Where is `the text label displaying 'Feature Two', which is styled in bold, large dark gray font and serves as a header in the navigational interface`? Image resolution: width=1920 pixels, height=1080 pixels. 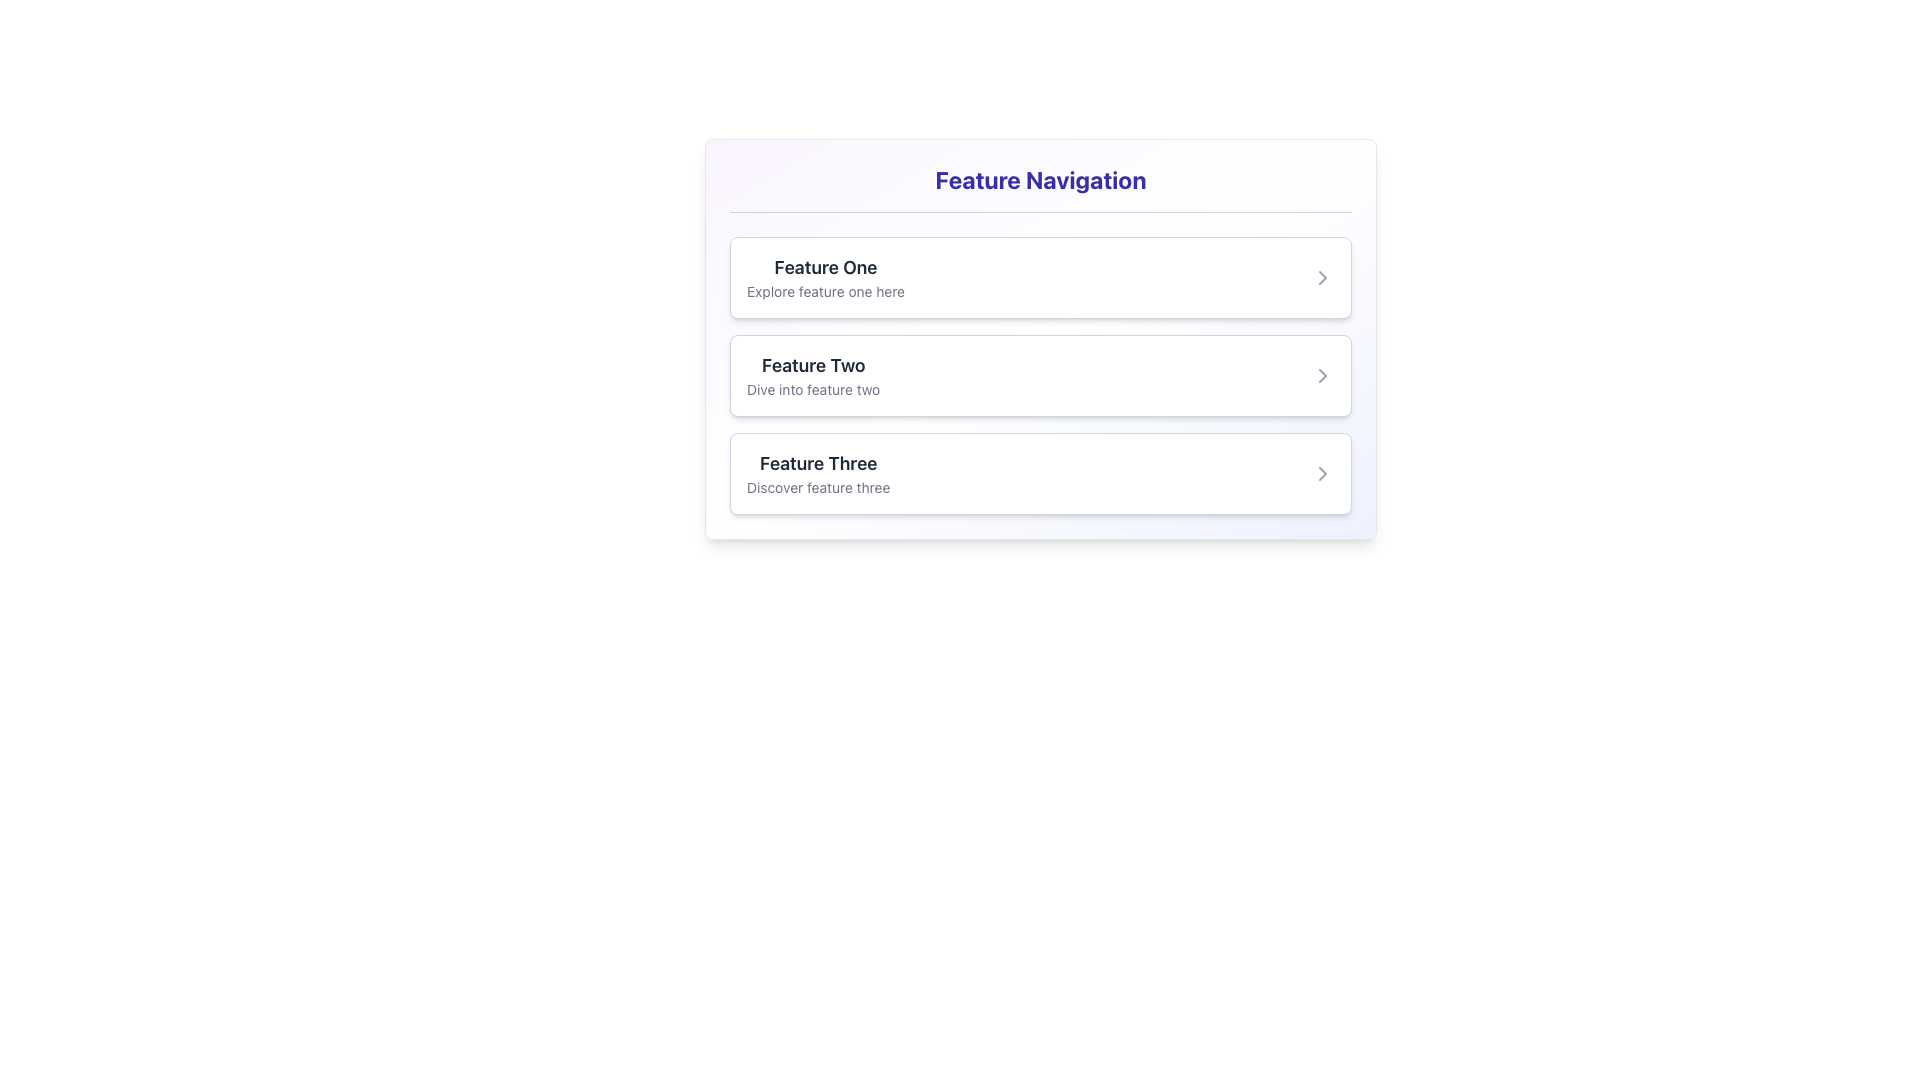 the text label displaying 'Feature Two', which is styled in bold, large dark gray font and serves as a header in the navigational interface is located at coordinates (813, 366).